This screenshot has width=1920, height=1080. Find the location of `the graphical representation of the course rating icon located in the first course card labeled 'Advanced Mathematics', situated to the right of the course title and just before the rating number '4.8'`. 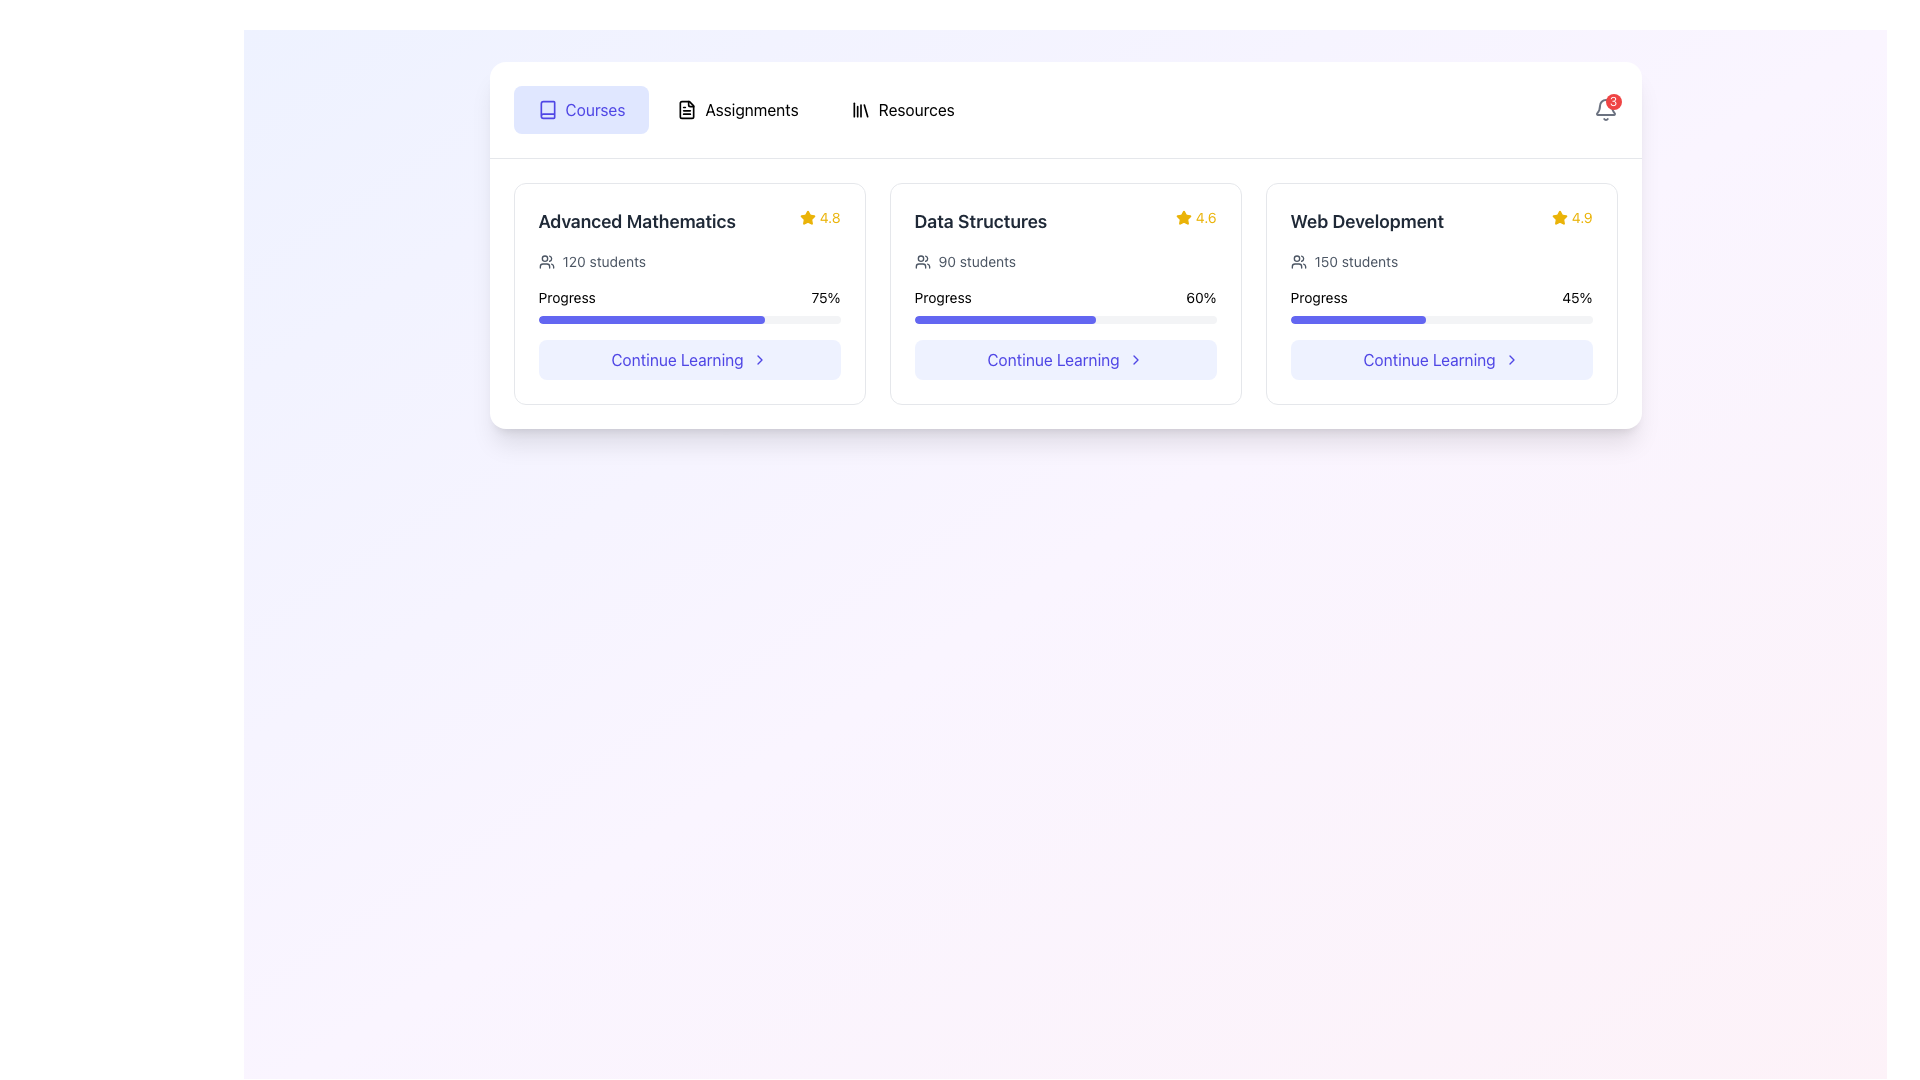

the graphical representation of the course rating icon located in the first course card labeled 'Advanced Mathematics', situated to the right of the course title and just before the rating number '4.8' is located at coordinates (807, 218).